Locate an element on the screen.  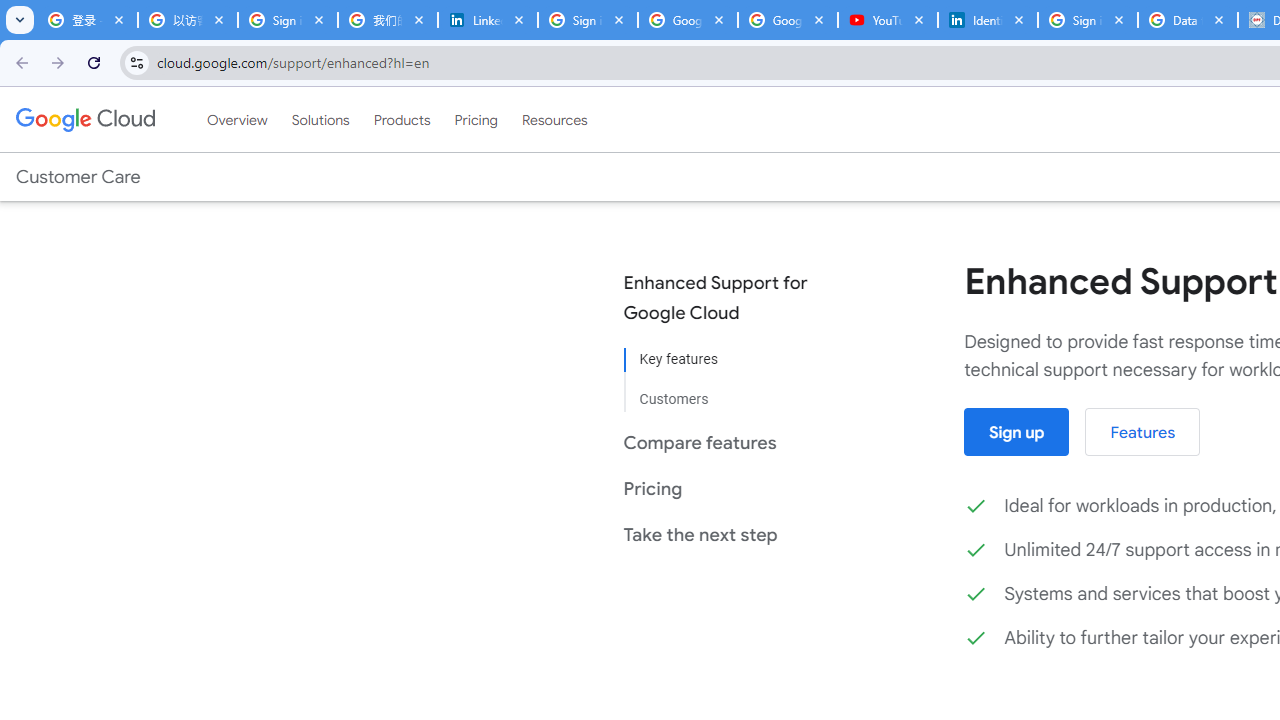
'Sign up' is located at coordinates (1016, 431).